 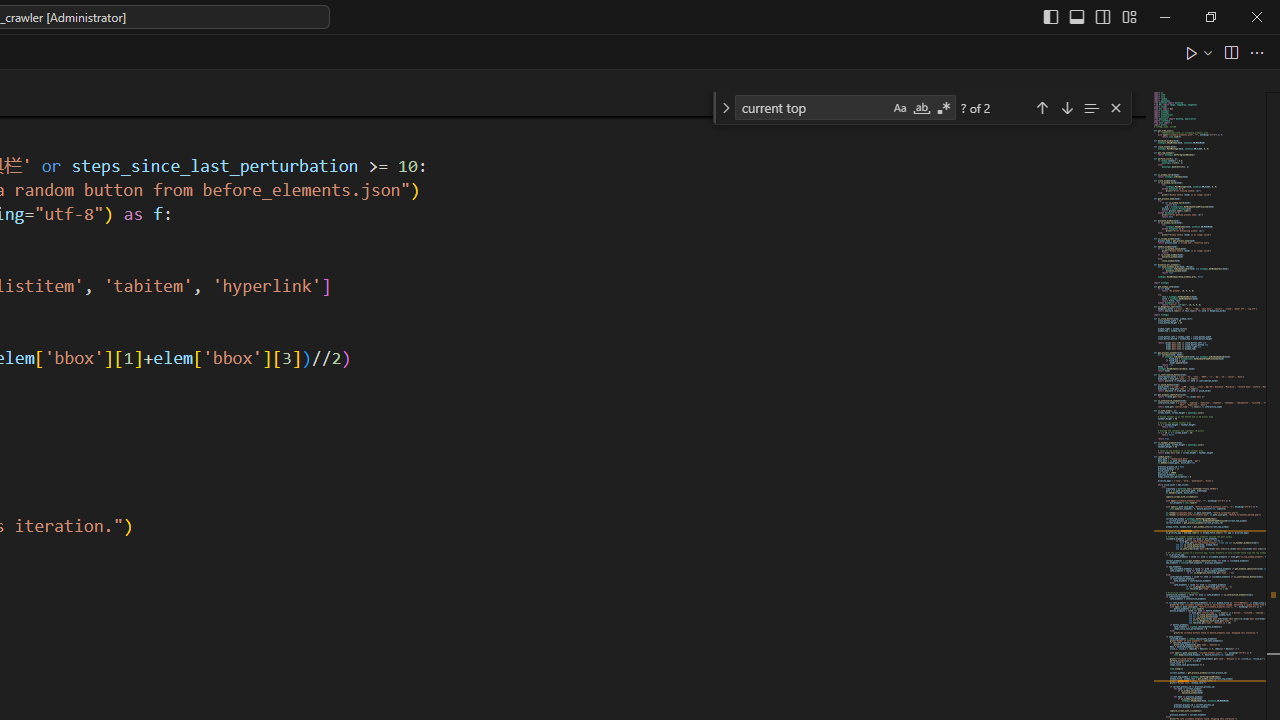 What do you see at coordinates (724, 108) in the screenshot?
I see `'Toggle Replace'` at bounding box center [724, 108].